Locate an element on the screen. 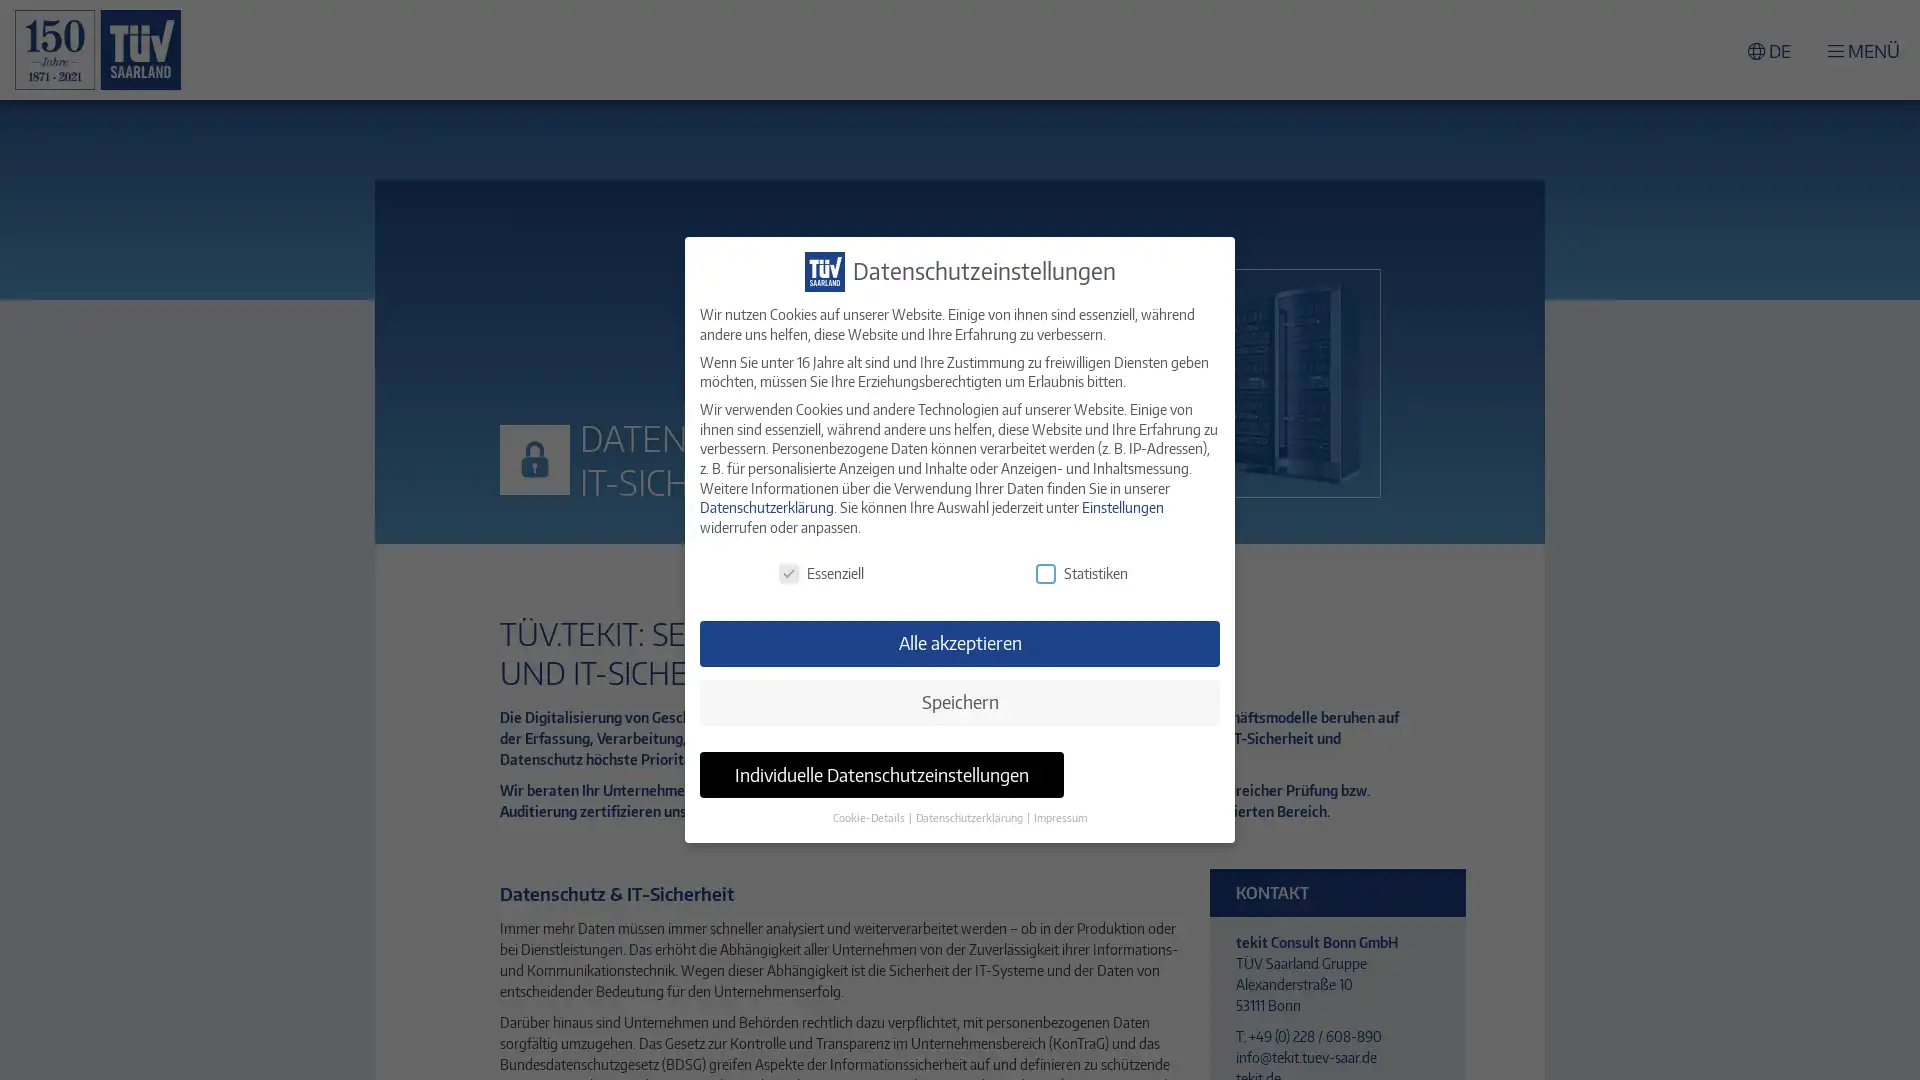 This screenshot has width=1920, height=1080. Cookie-Details is located at coordinates (869, 817).